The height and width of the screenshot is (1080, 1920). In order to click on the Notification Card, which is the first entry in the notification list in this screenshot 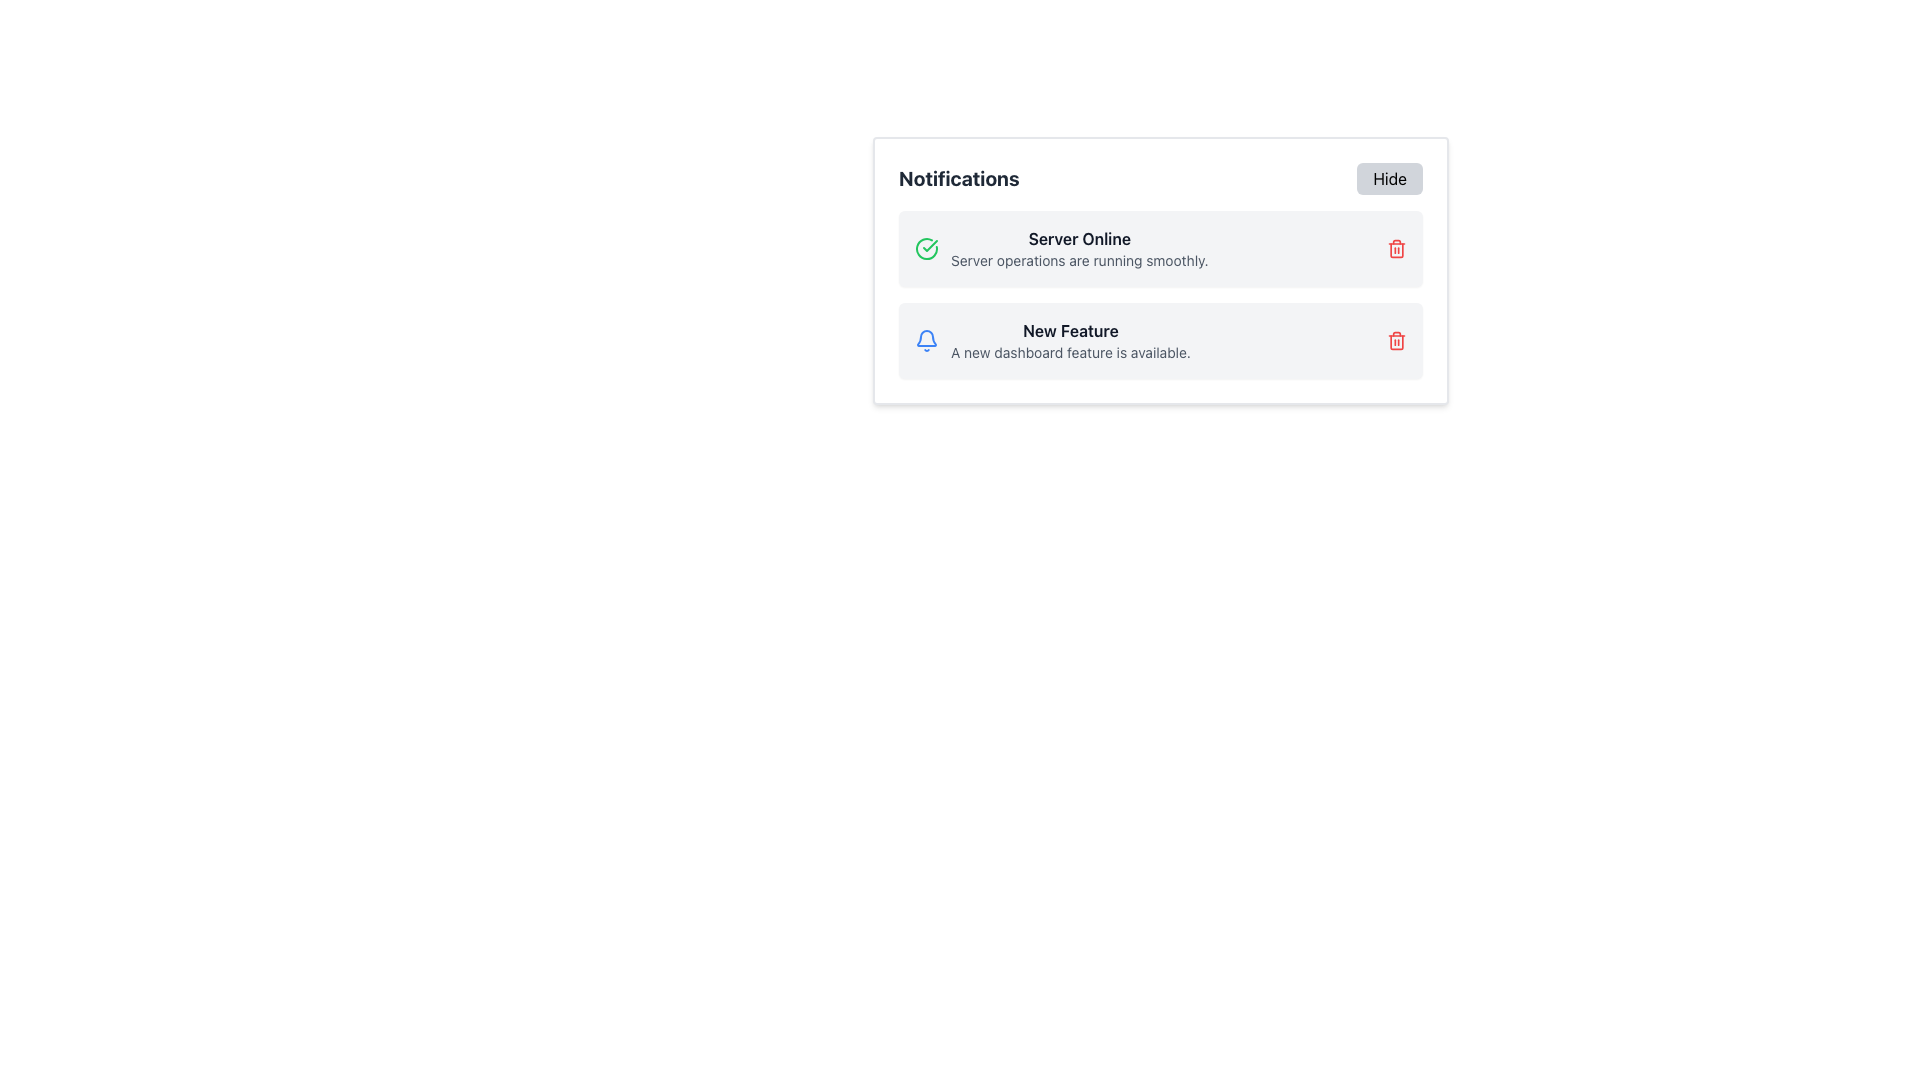, I will do `click(1161, 248)`.